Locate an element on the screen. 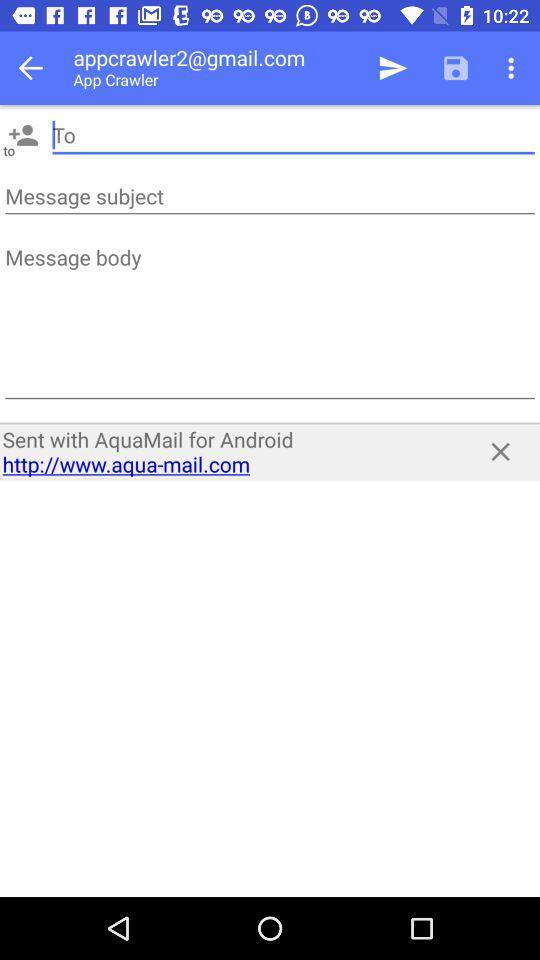  the item at the center is located at coordinates (226, 451).